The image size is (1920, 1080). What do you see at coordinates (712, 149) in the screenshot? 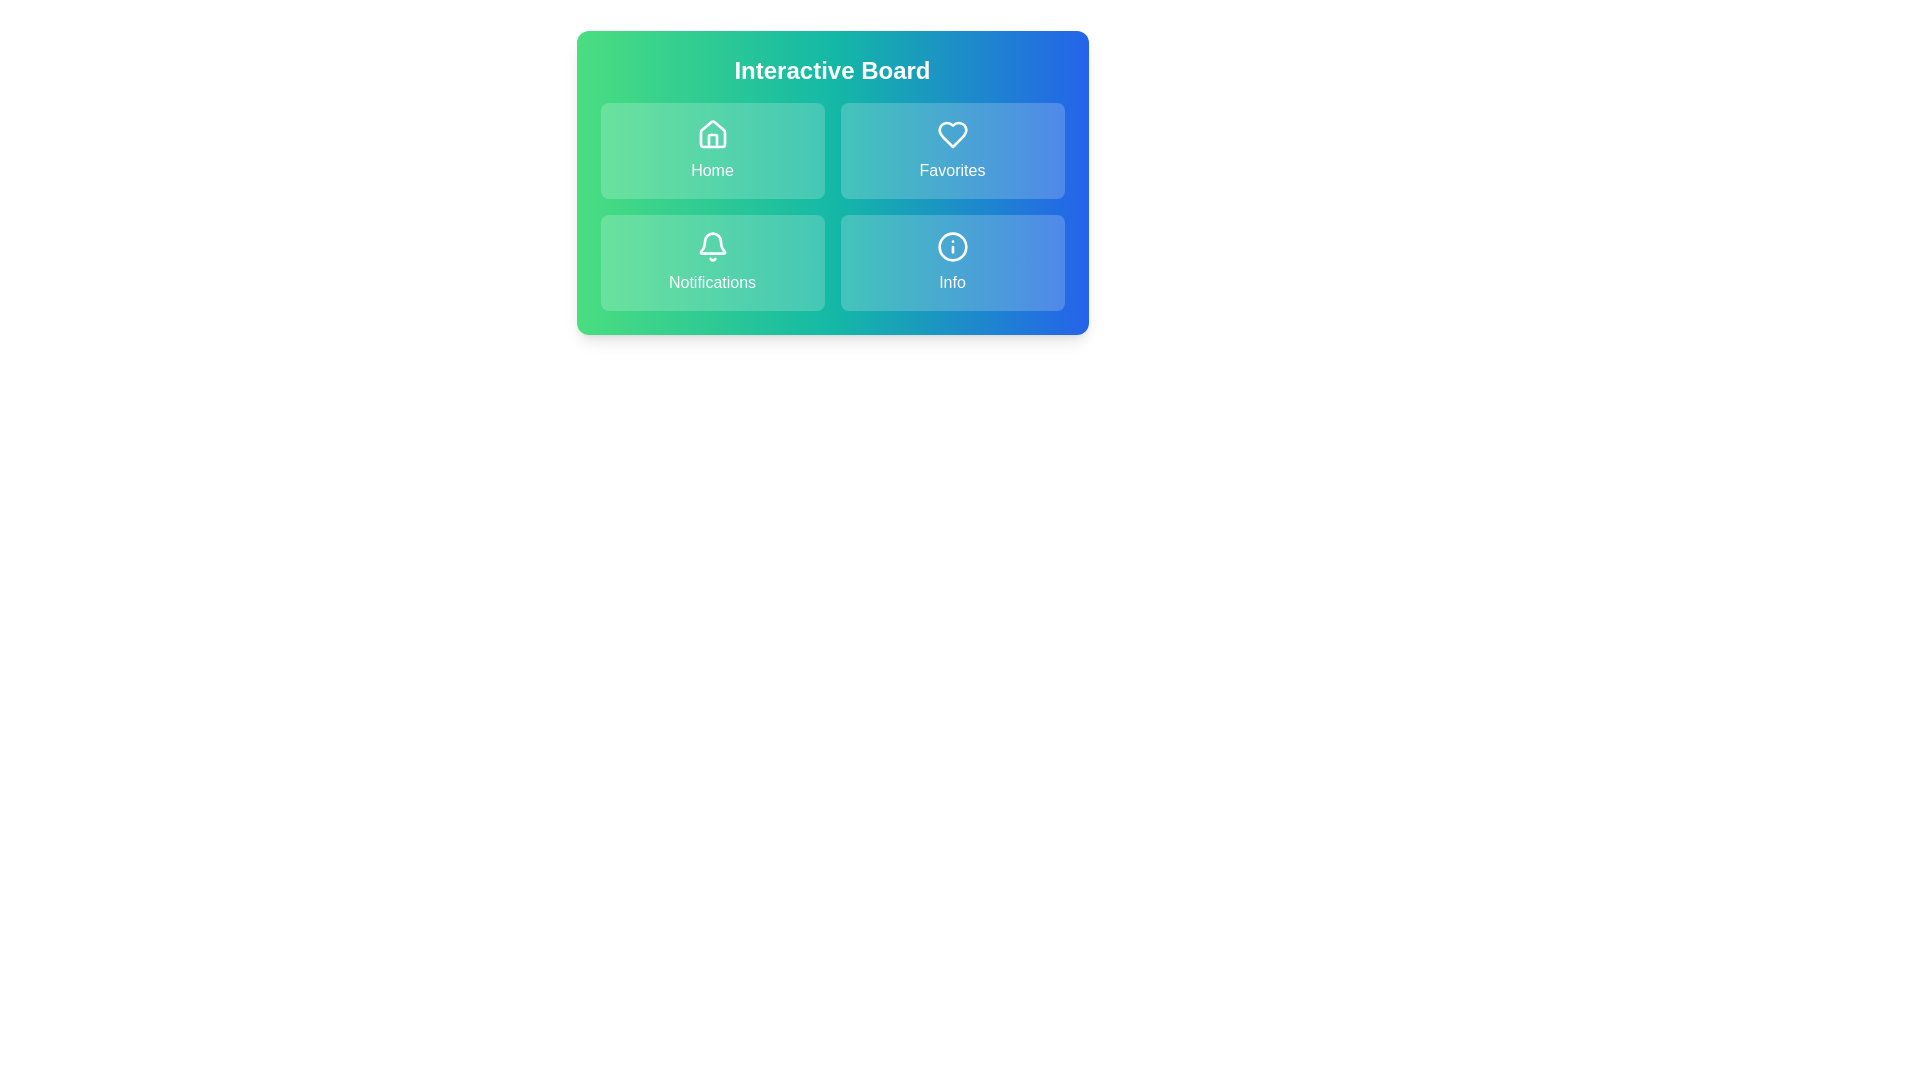
I see `the navigational button located at the top left corner of the grid of four cards` at bounding box center [712, 149].